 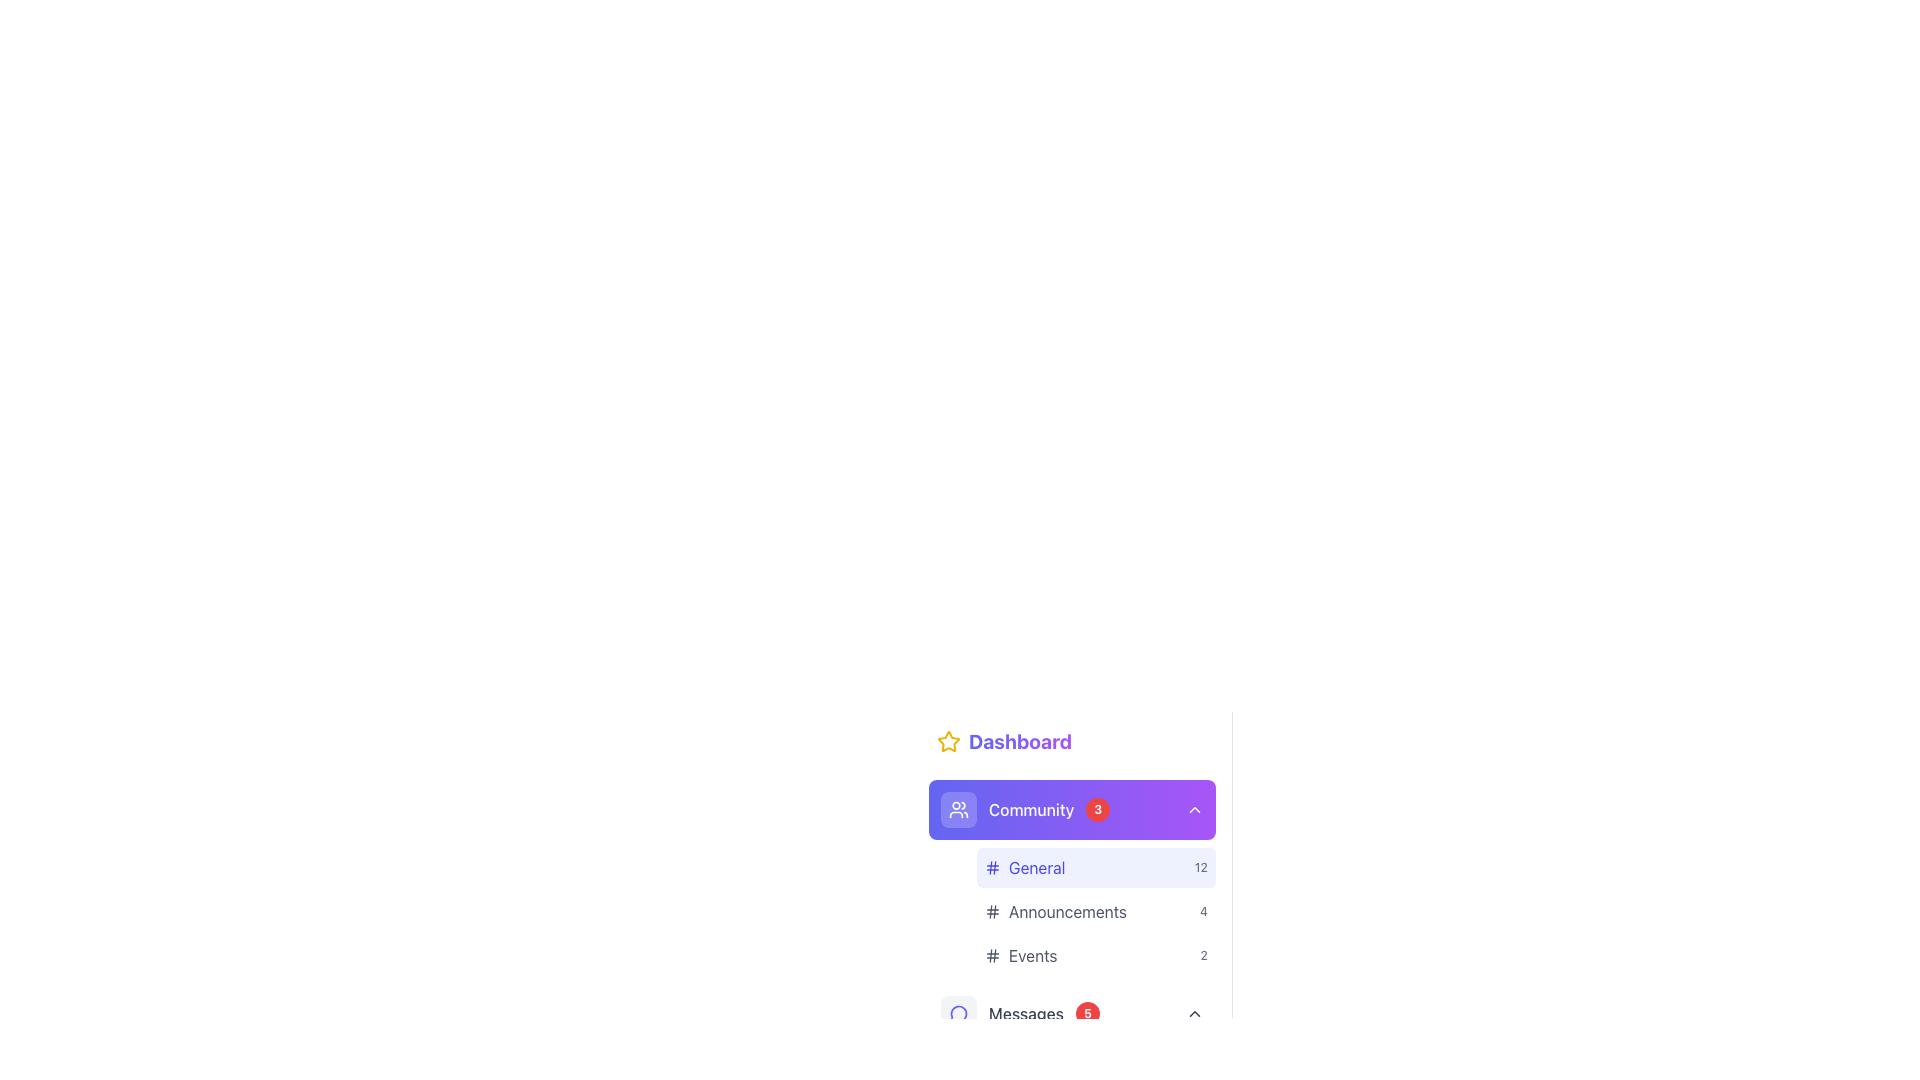 What do you see at coordinates (1071, 810) in the screenshot?
I see `the 'Community' button located in the left side navigation panel, which features a gradient background, an icon on the left, the text 'Community', a red badge with the number '3', and a downward triangle icon on the right` at bounding box center [1071, 810].